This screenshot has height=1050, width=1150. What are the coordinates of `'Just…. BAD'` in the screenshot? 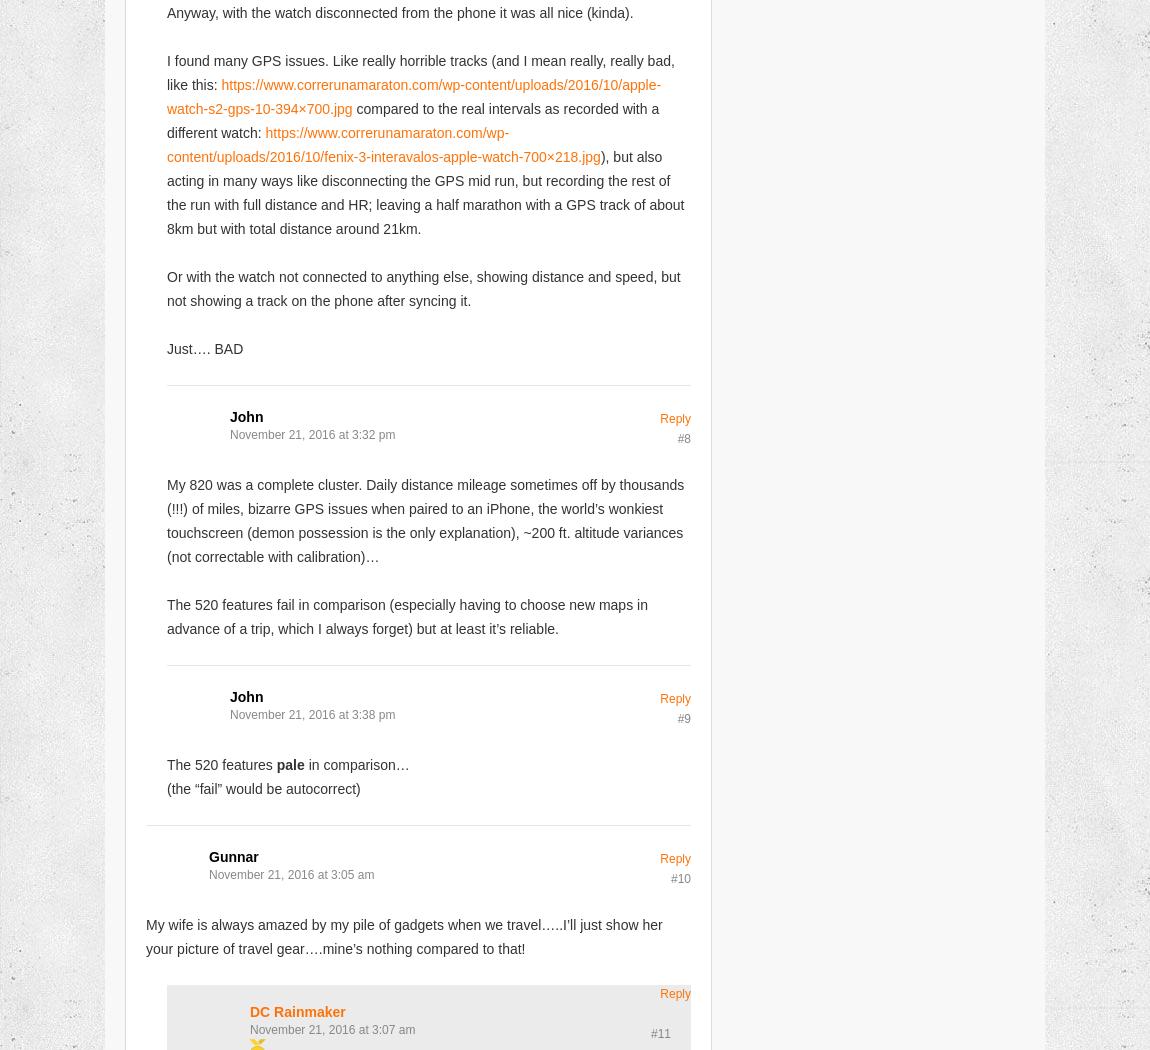 It's located at (165, 346).